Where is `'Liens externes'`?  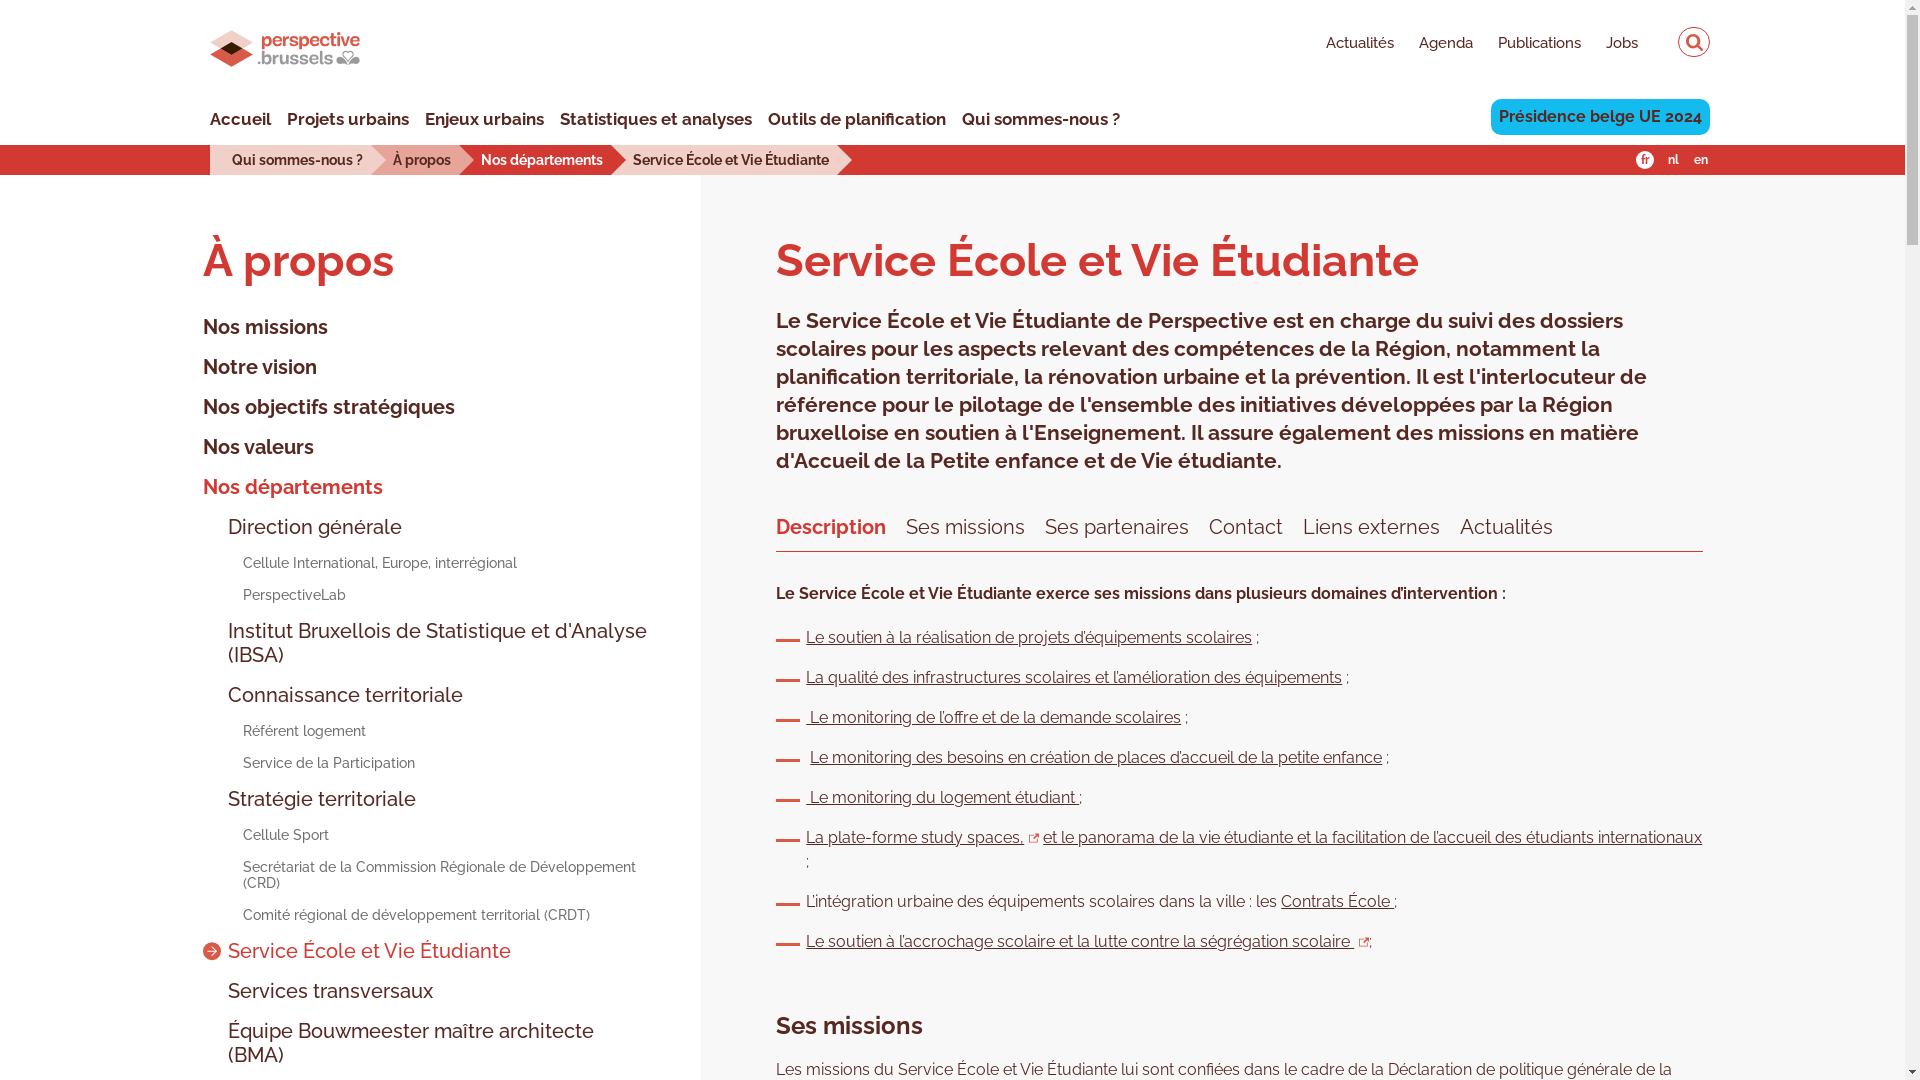
'Liens externes' is located at coordinates (1302, 523).